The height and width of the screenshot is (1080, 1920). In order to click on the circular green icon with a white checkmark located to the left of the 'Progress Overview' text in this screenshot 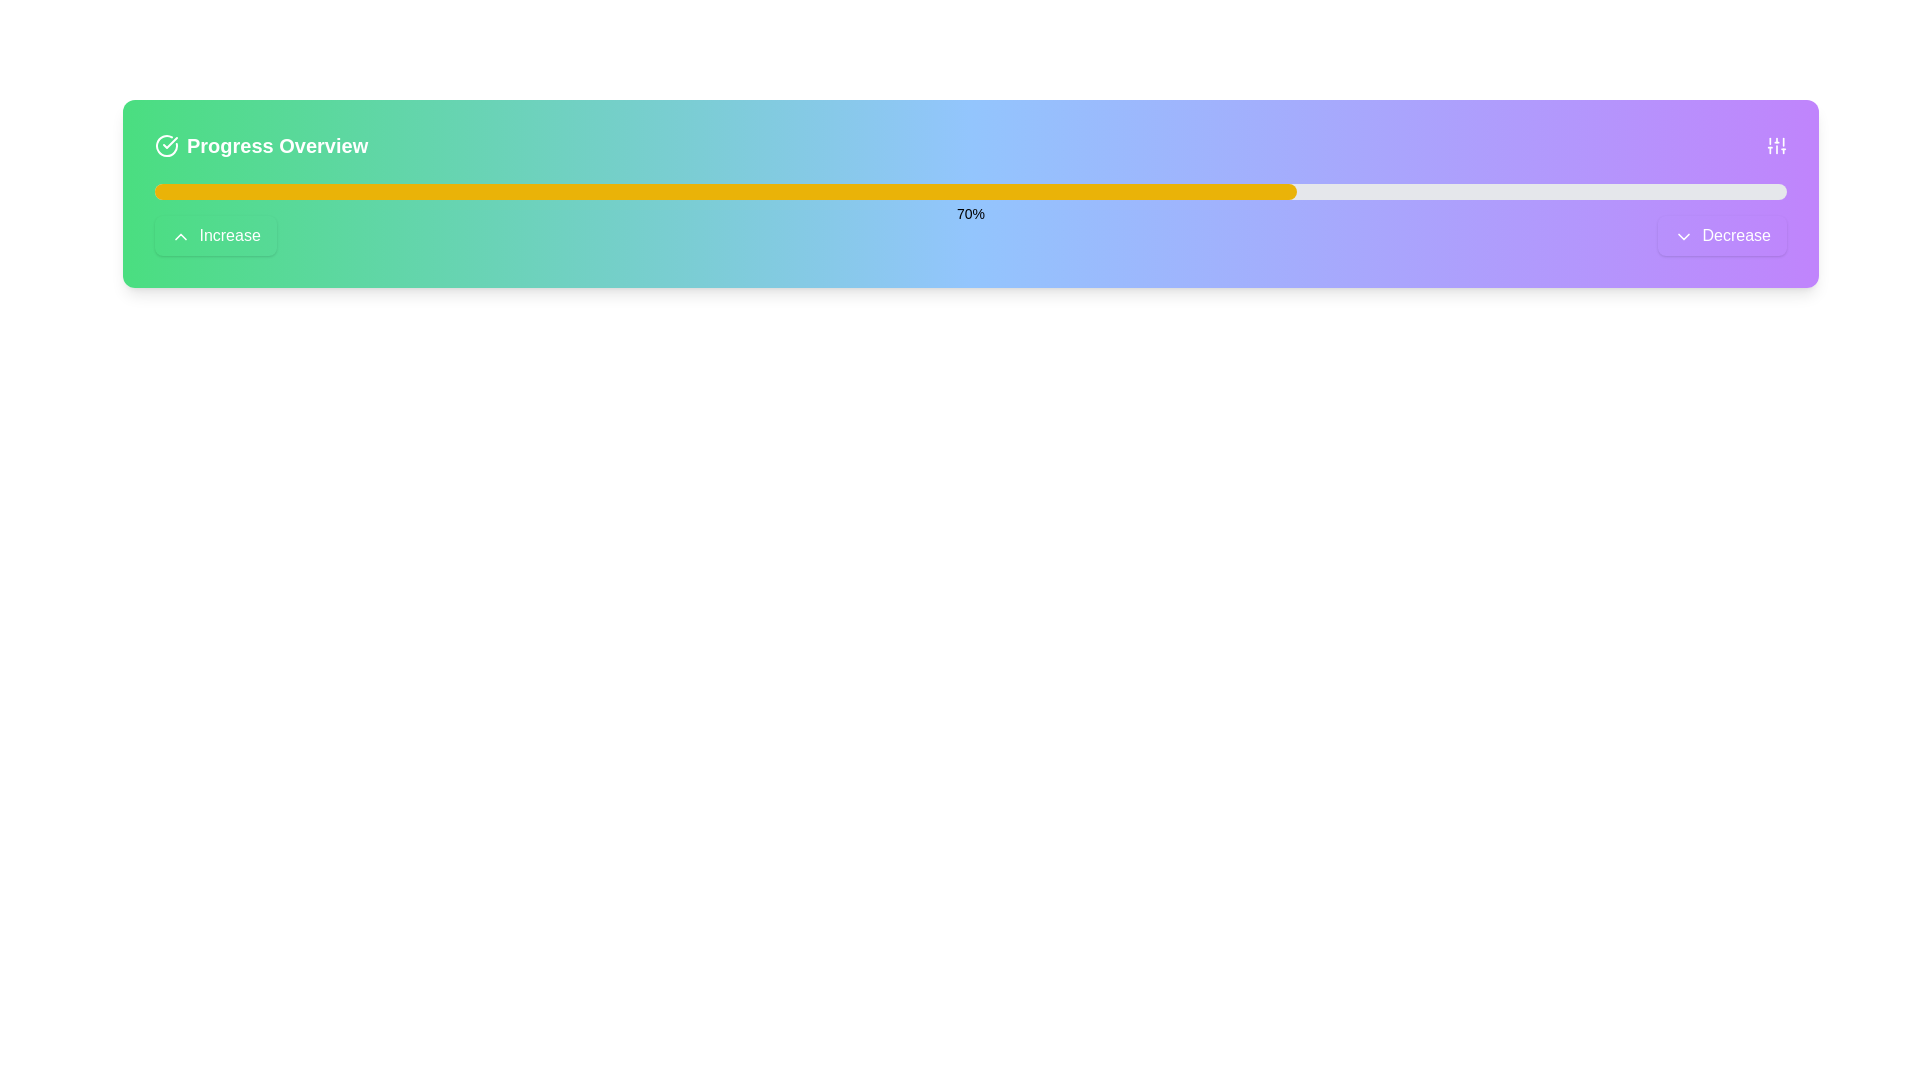, I will do `click(167, 145)`.